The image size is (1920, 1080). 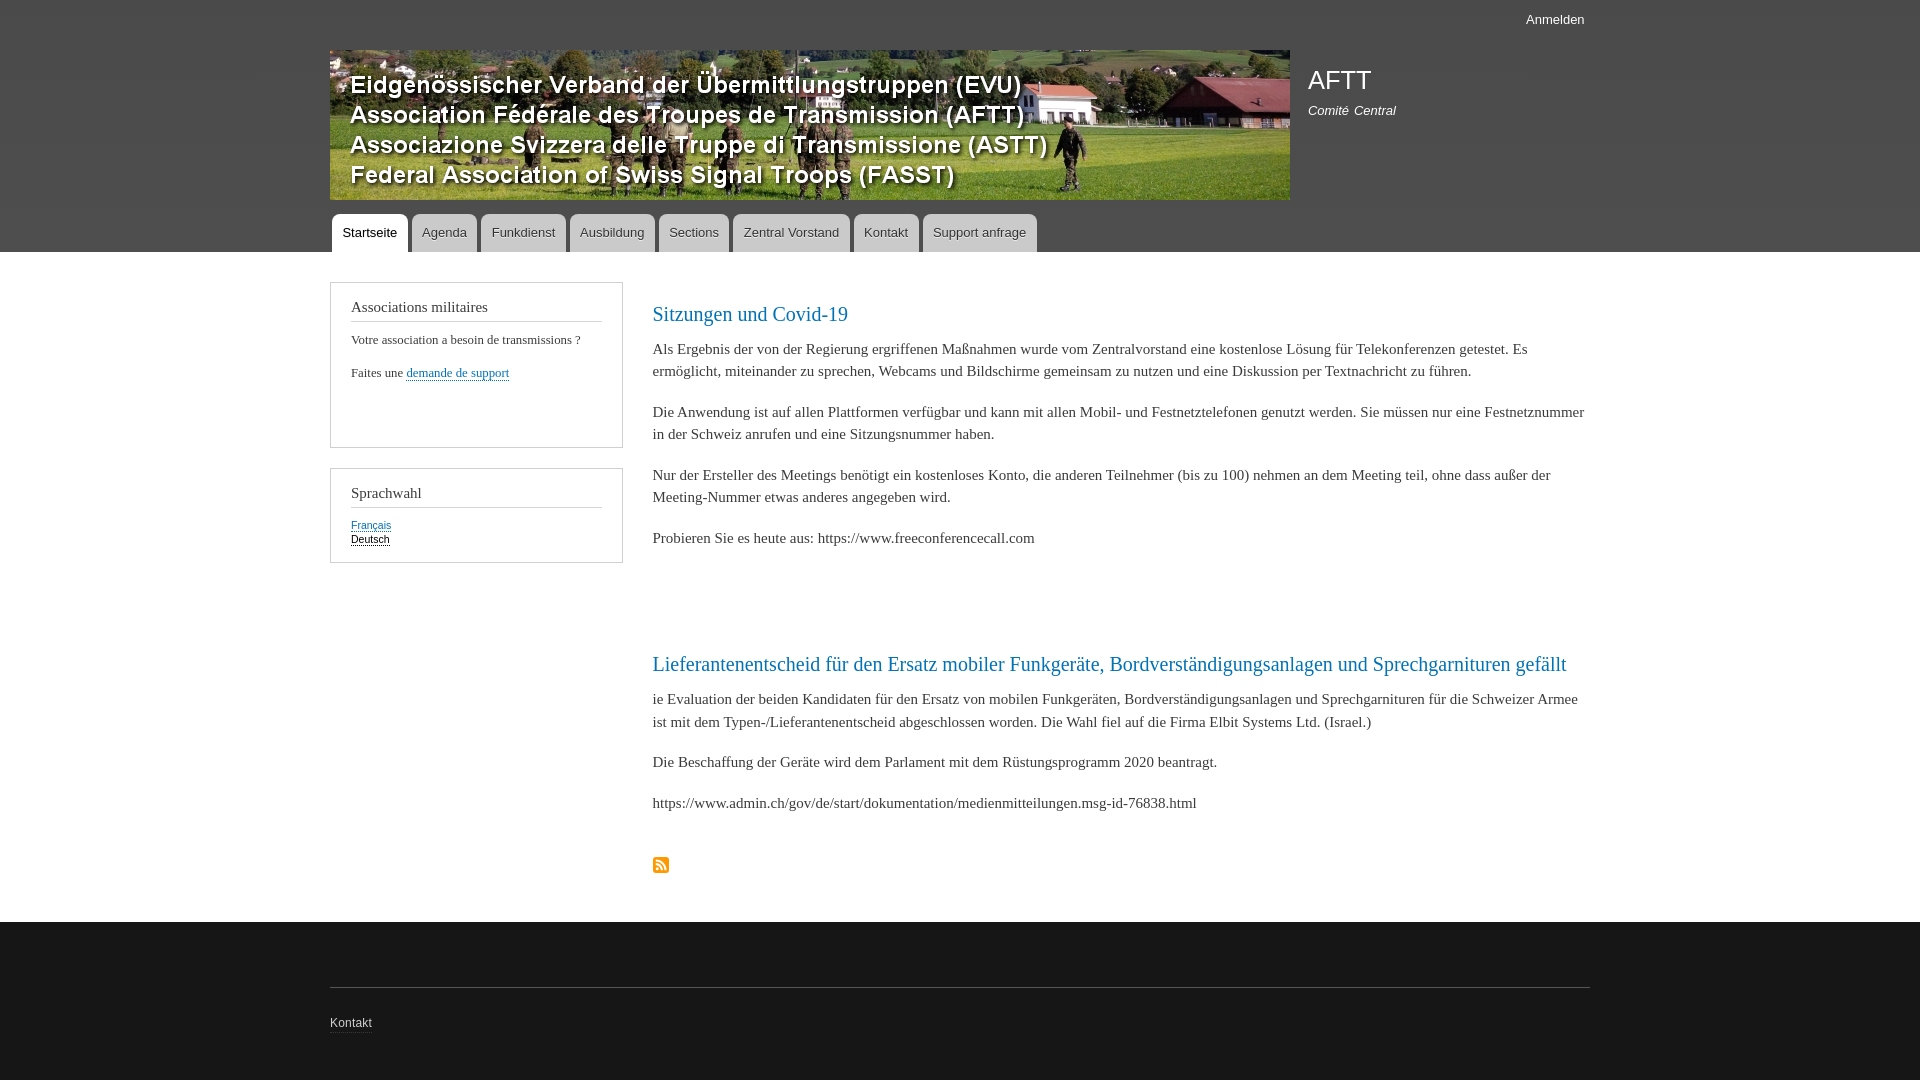 What do you see at coordinates (611, 231) in the screenshot?
I see `'Ausbildung'` at bounding box center [611, 231].